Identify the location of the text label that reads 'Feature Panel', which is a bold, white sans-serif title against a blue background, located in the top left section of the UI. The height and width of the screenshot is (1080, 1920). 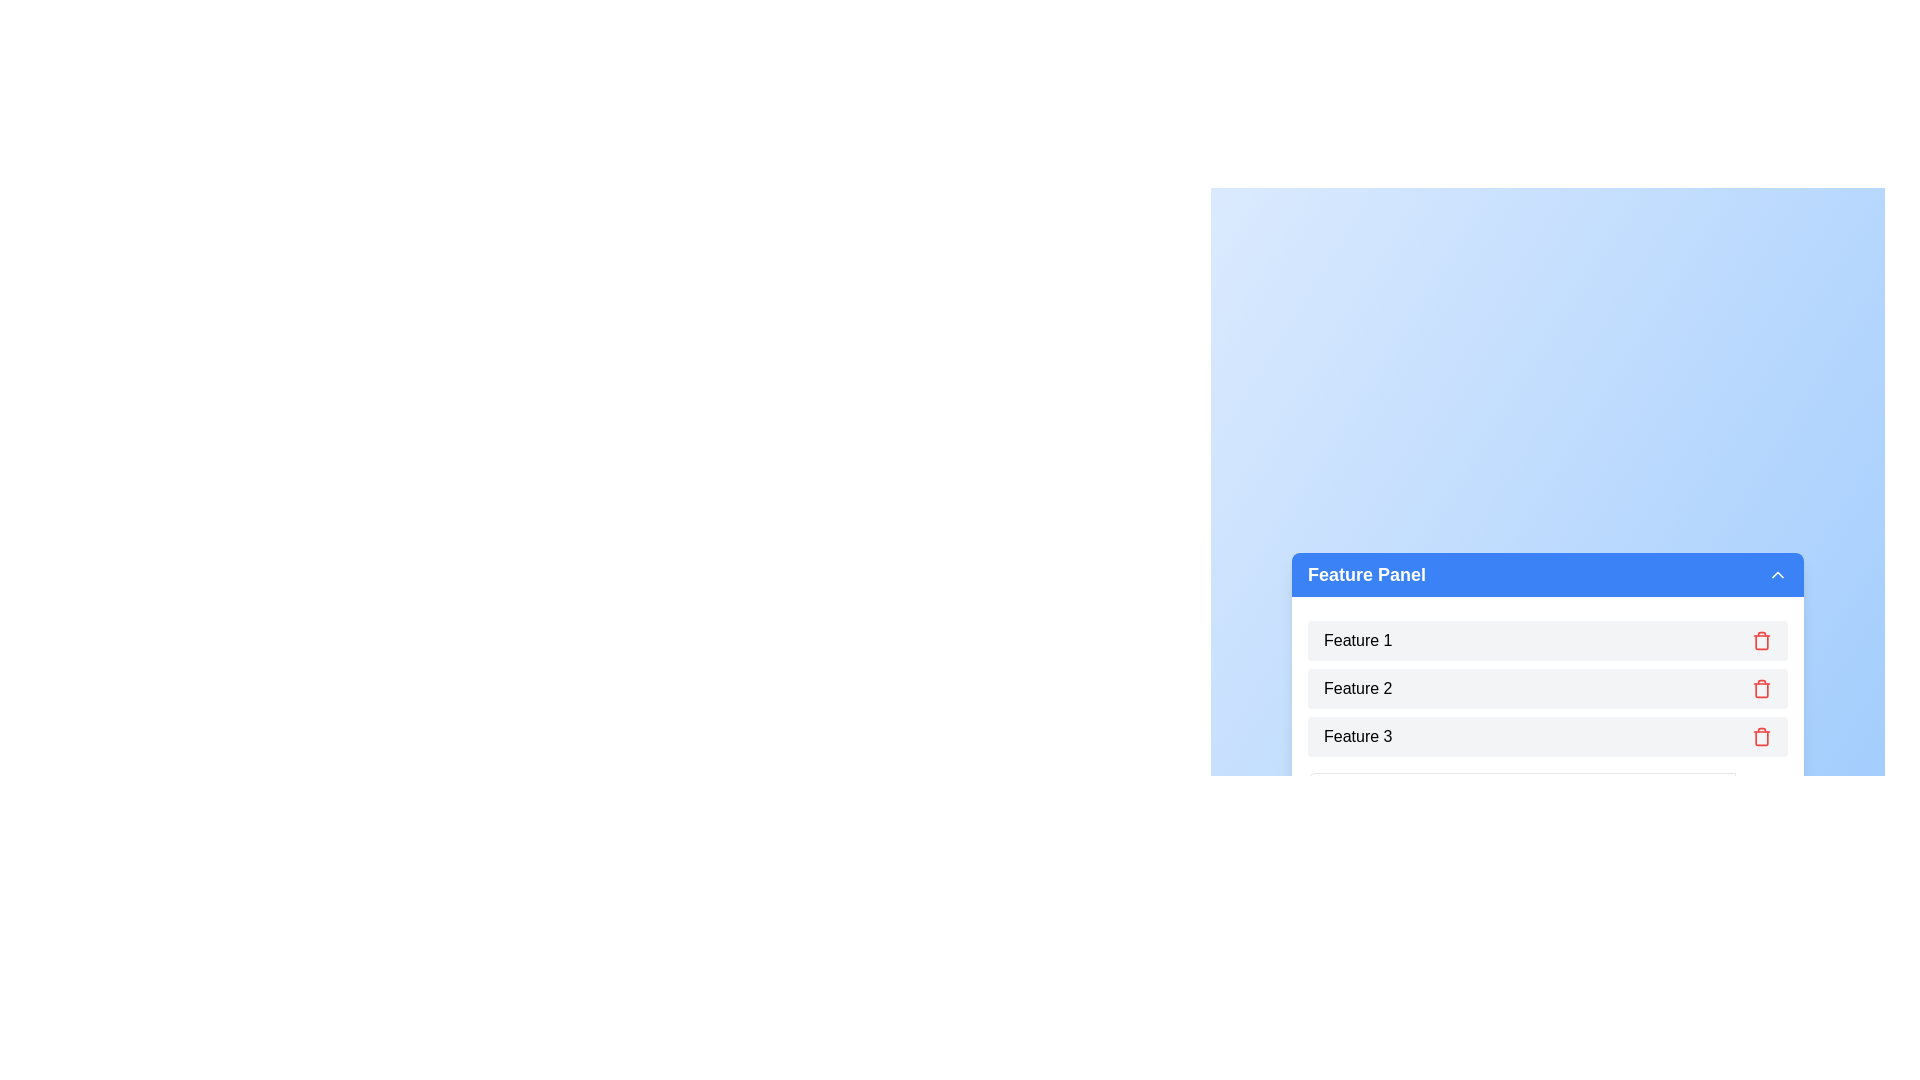
(1366, 574).